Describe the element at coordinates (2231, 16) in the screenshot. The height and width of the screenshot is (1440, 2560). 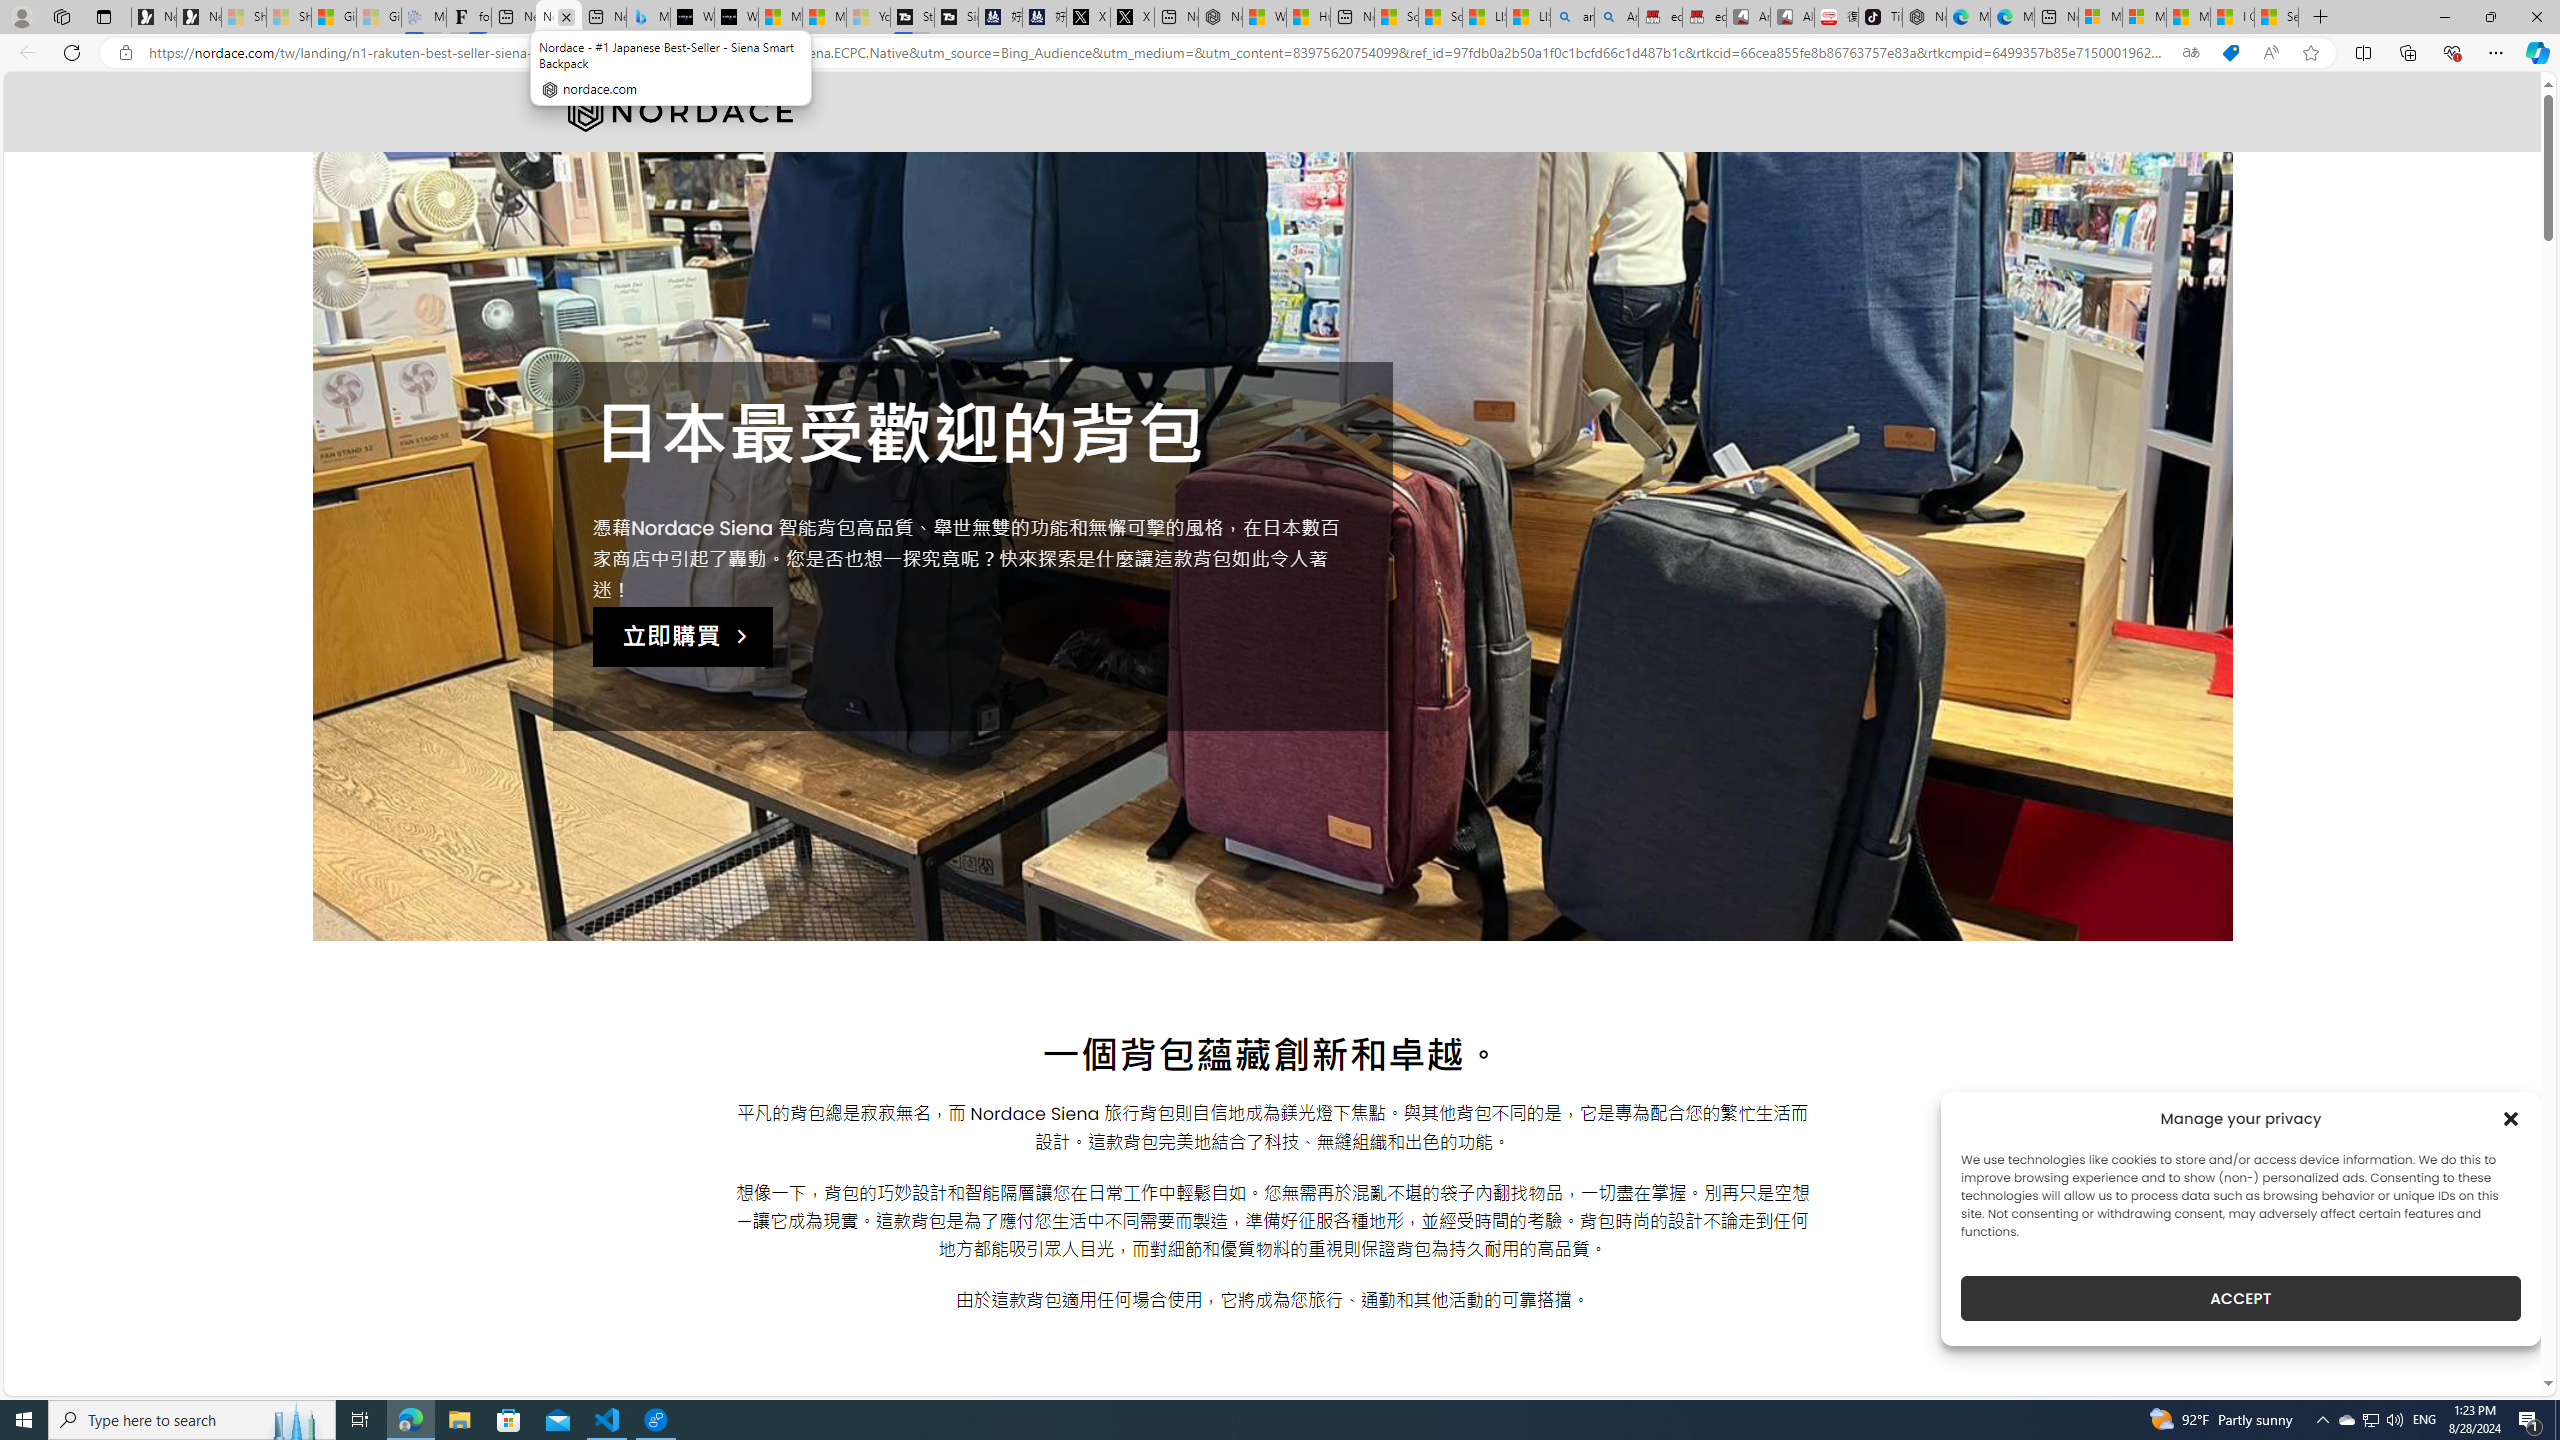
I see `'I Gained 20 Pounds of Muscle in 30 Days! | Watch'` at that location.